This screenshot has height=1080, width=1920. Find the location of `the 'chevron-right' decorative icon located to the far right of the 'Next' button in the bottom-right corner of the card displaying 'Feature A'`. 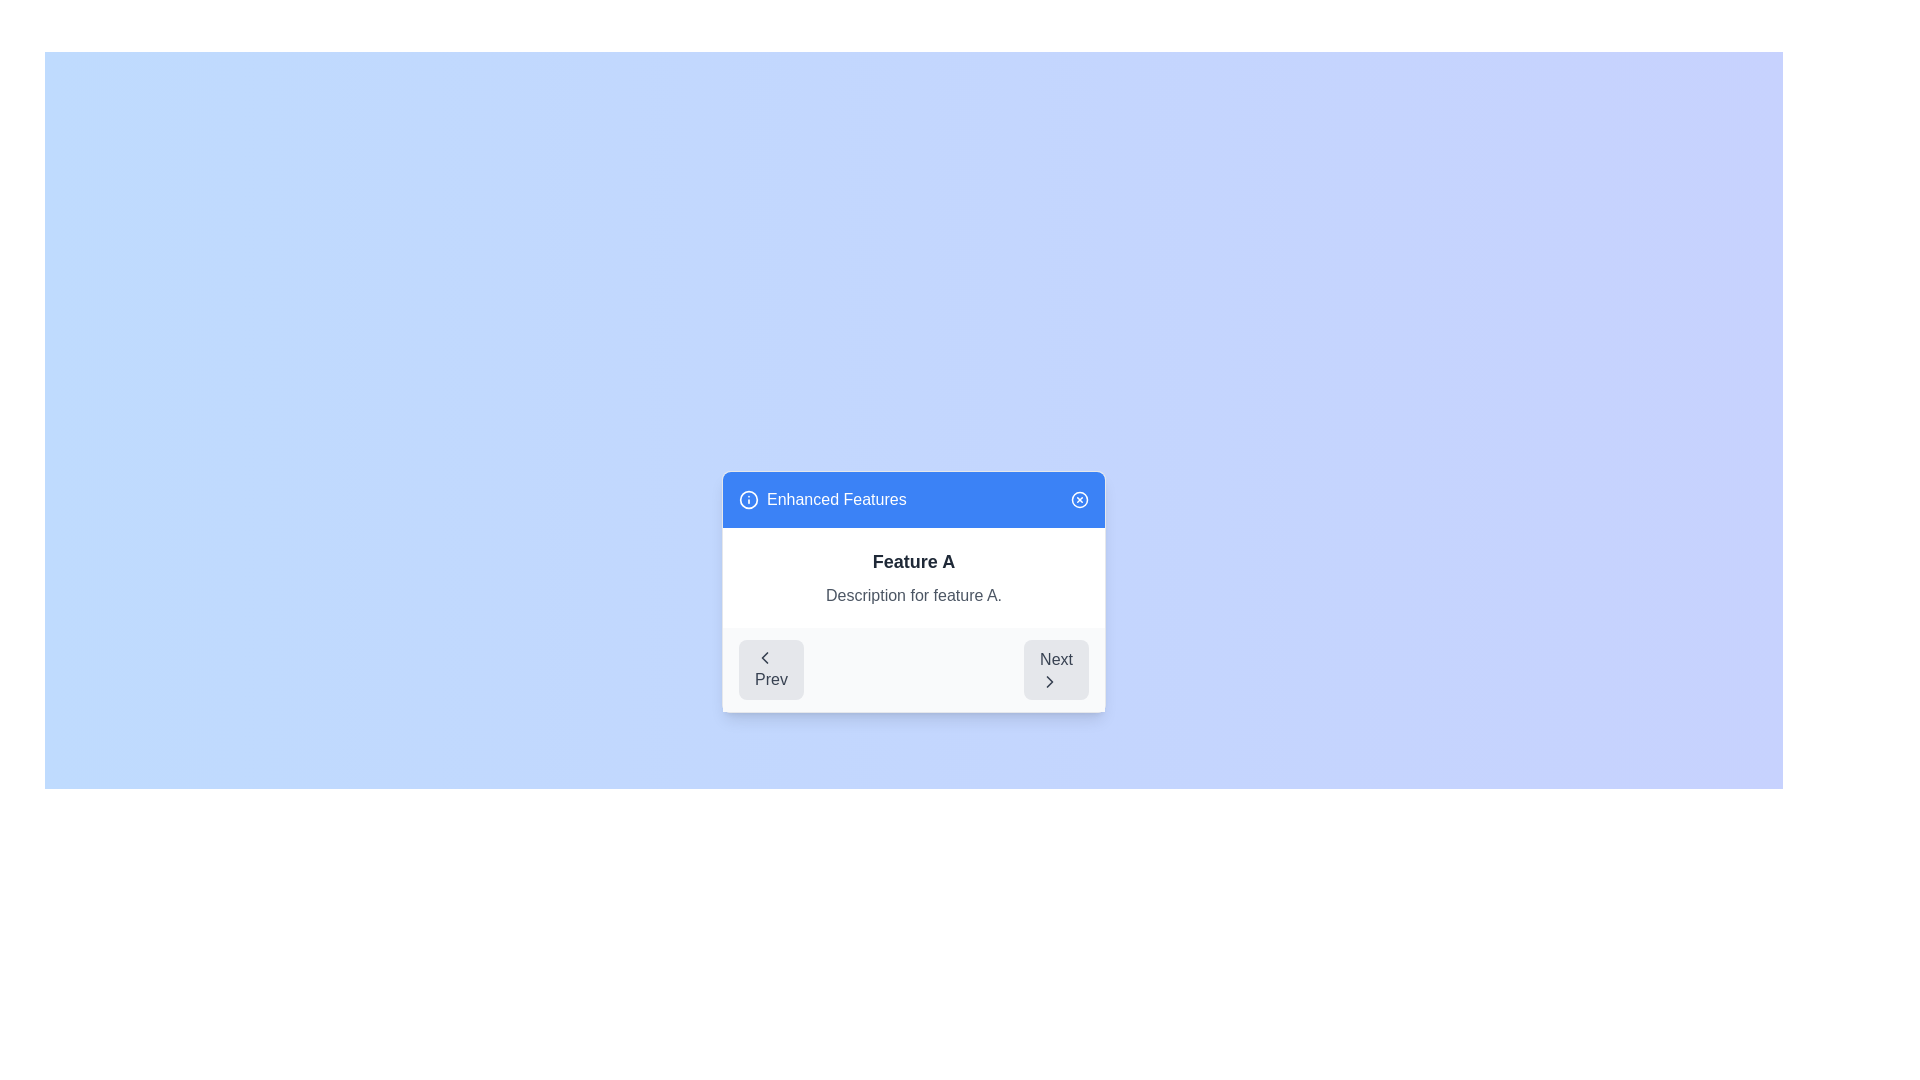

the 'chevron-right' decorative icon located to the far right of the 'Next' button in the bottom-right corner of the card displaying 'Feature A' is located at coordinates (1049, 681).